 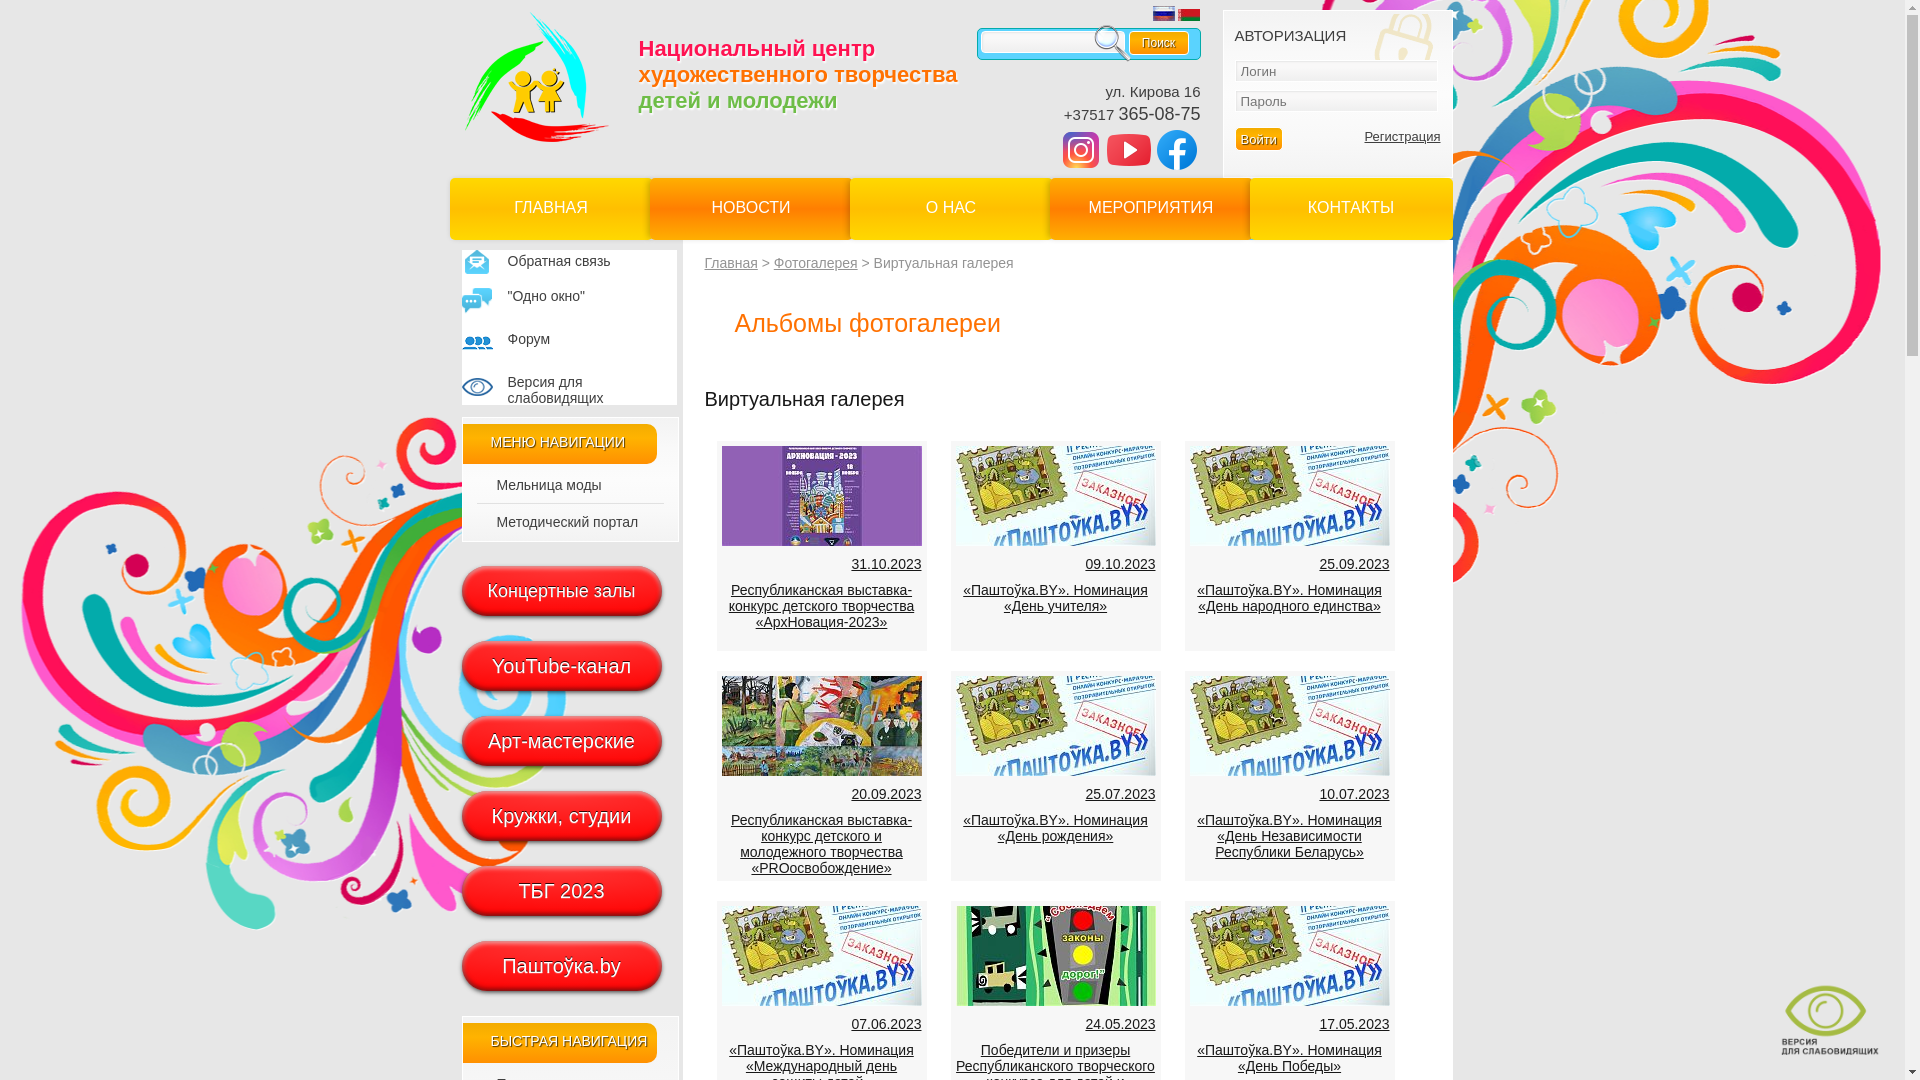 I want to click on '+37517 365-08-75', so click(x=1132, y=114).